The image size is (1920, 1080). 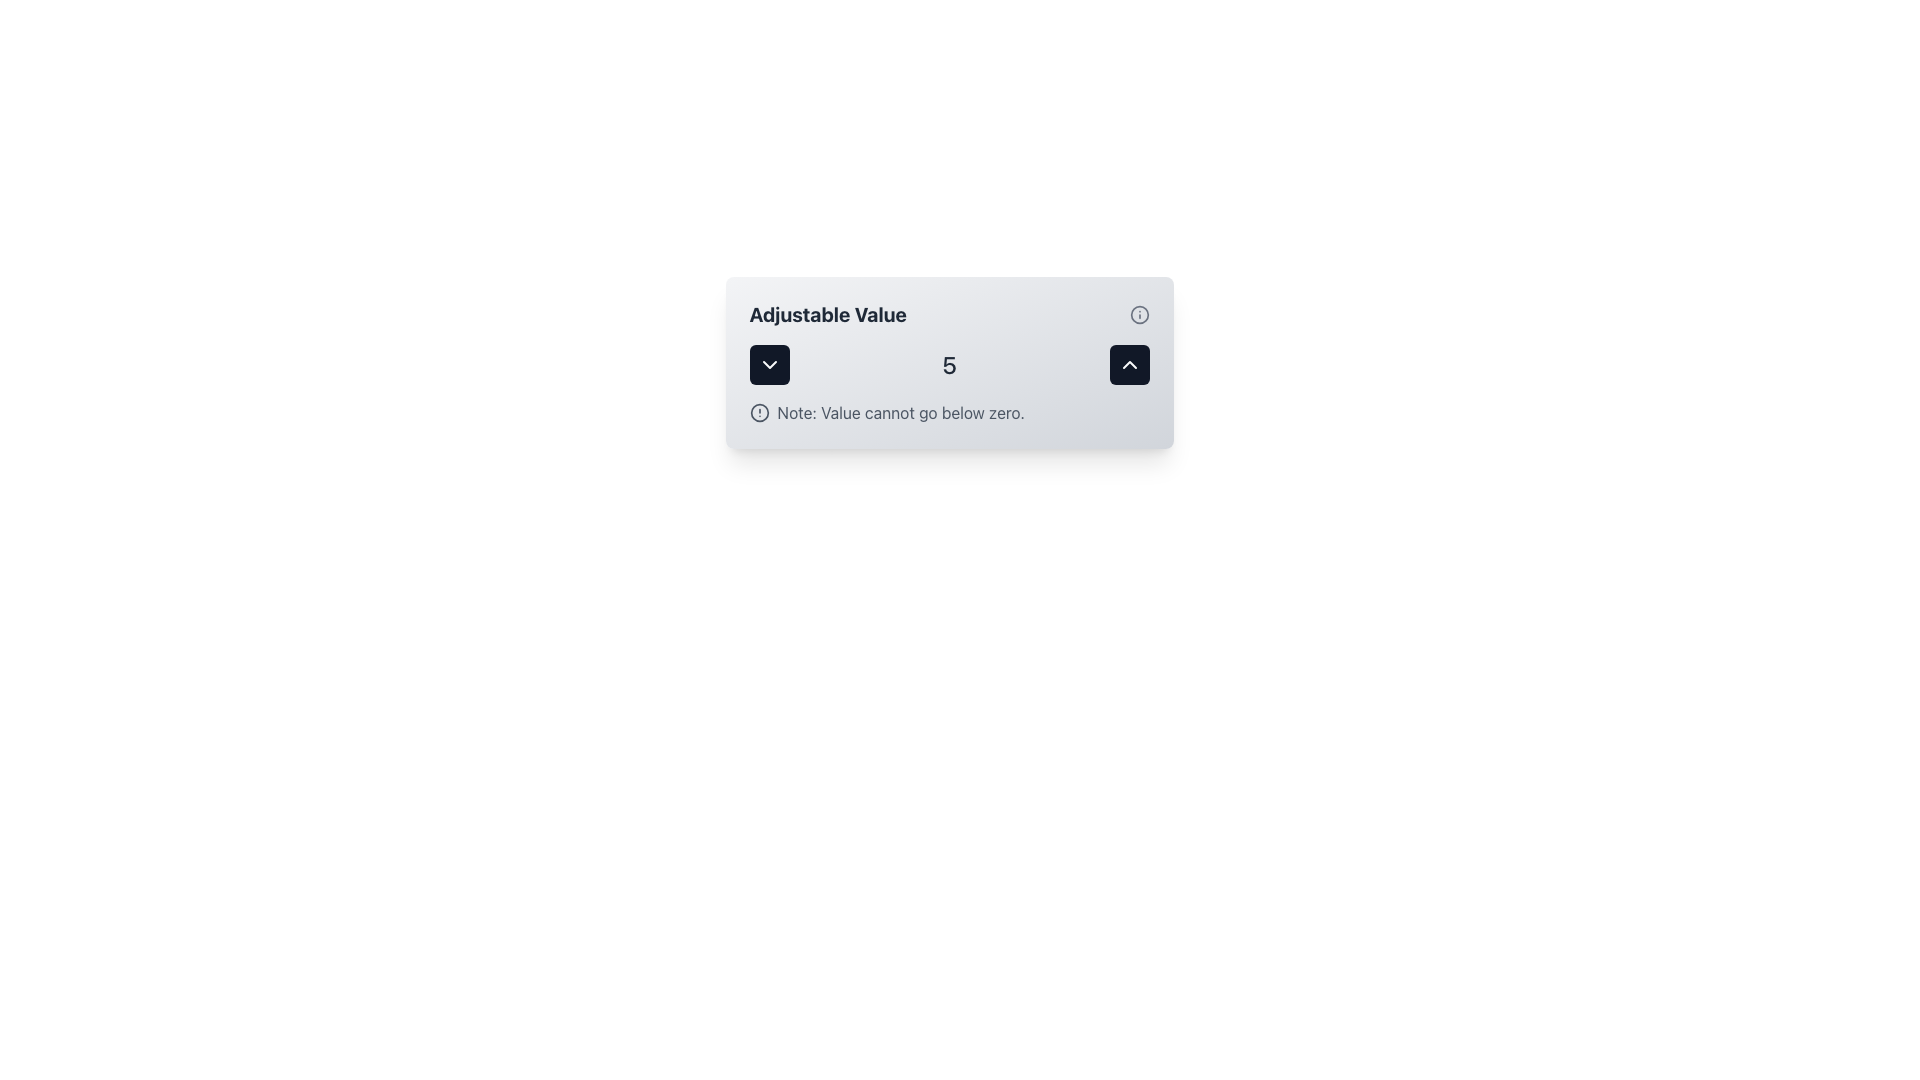 I want to click on the icon inside the dark, rounded rectangular button located to the left of the value display ('5'), so click(x=768, y=365).